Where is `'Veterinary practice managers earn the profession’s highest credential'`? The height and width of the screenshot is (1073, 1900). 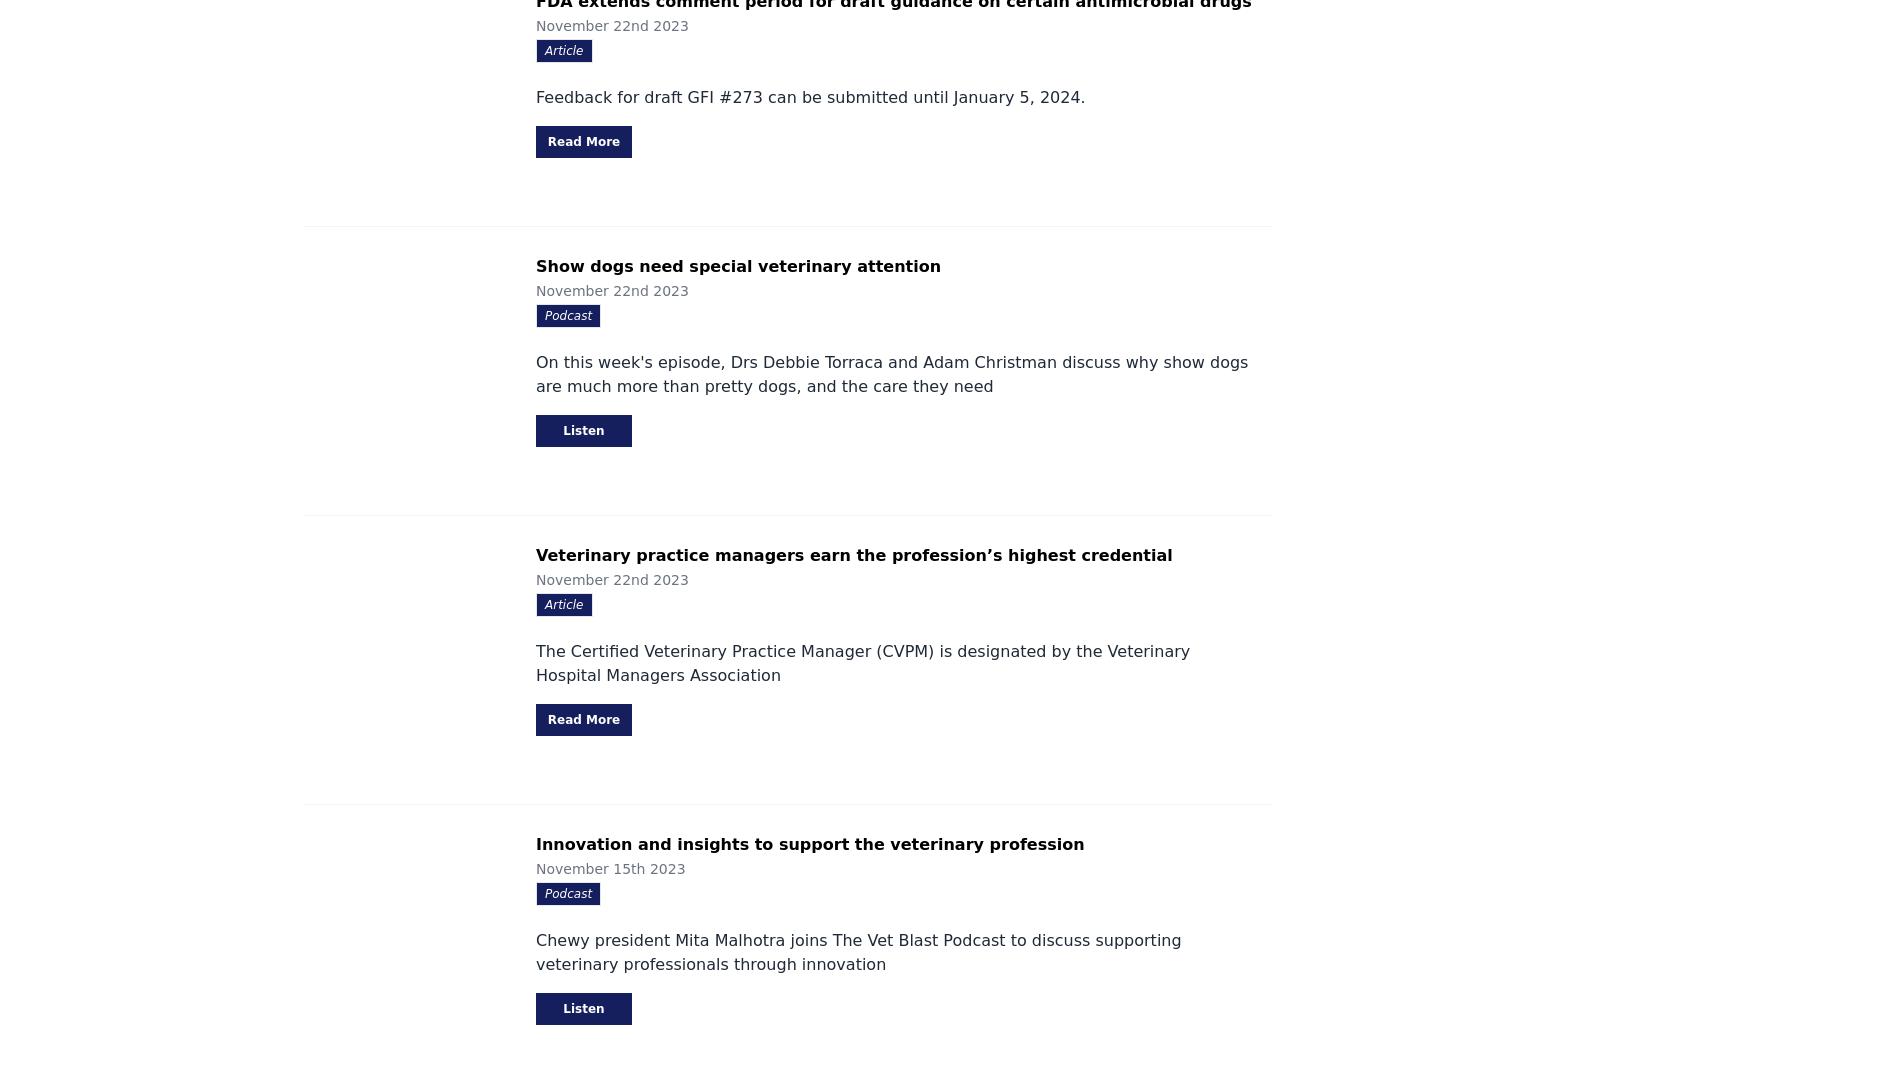
'Veterinary practice managers earn the profession’s highest credential' is located at coordinates (853, 555).